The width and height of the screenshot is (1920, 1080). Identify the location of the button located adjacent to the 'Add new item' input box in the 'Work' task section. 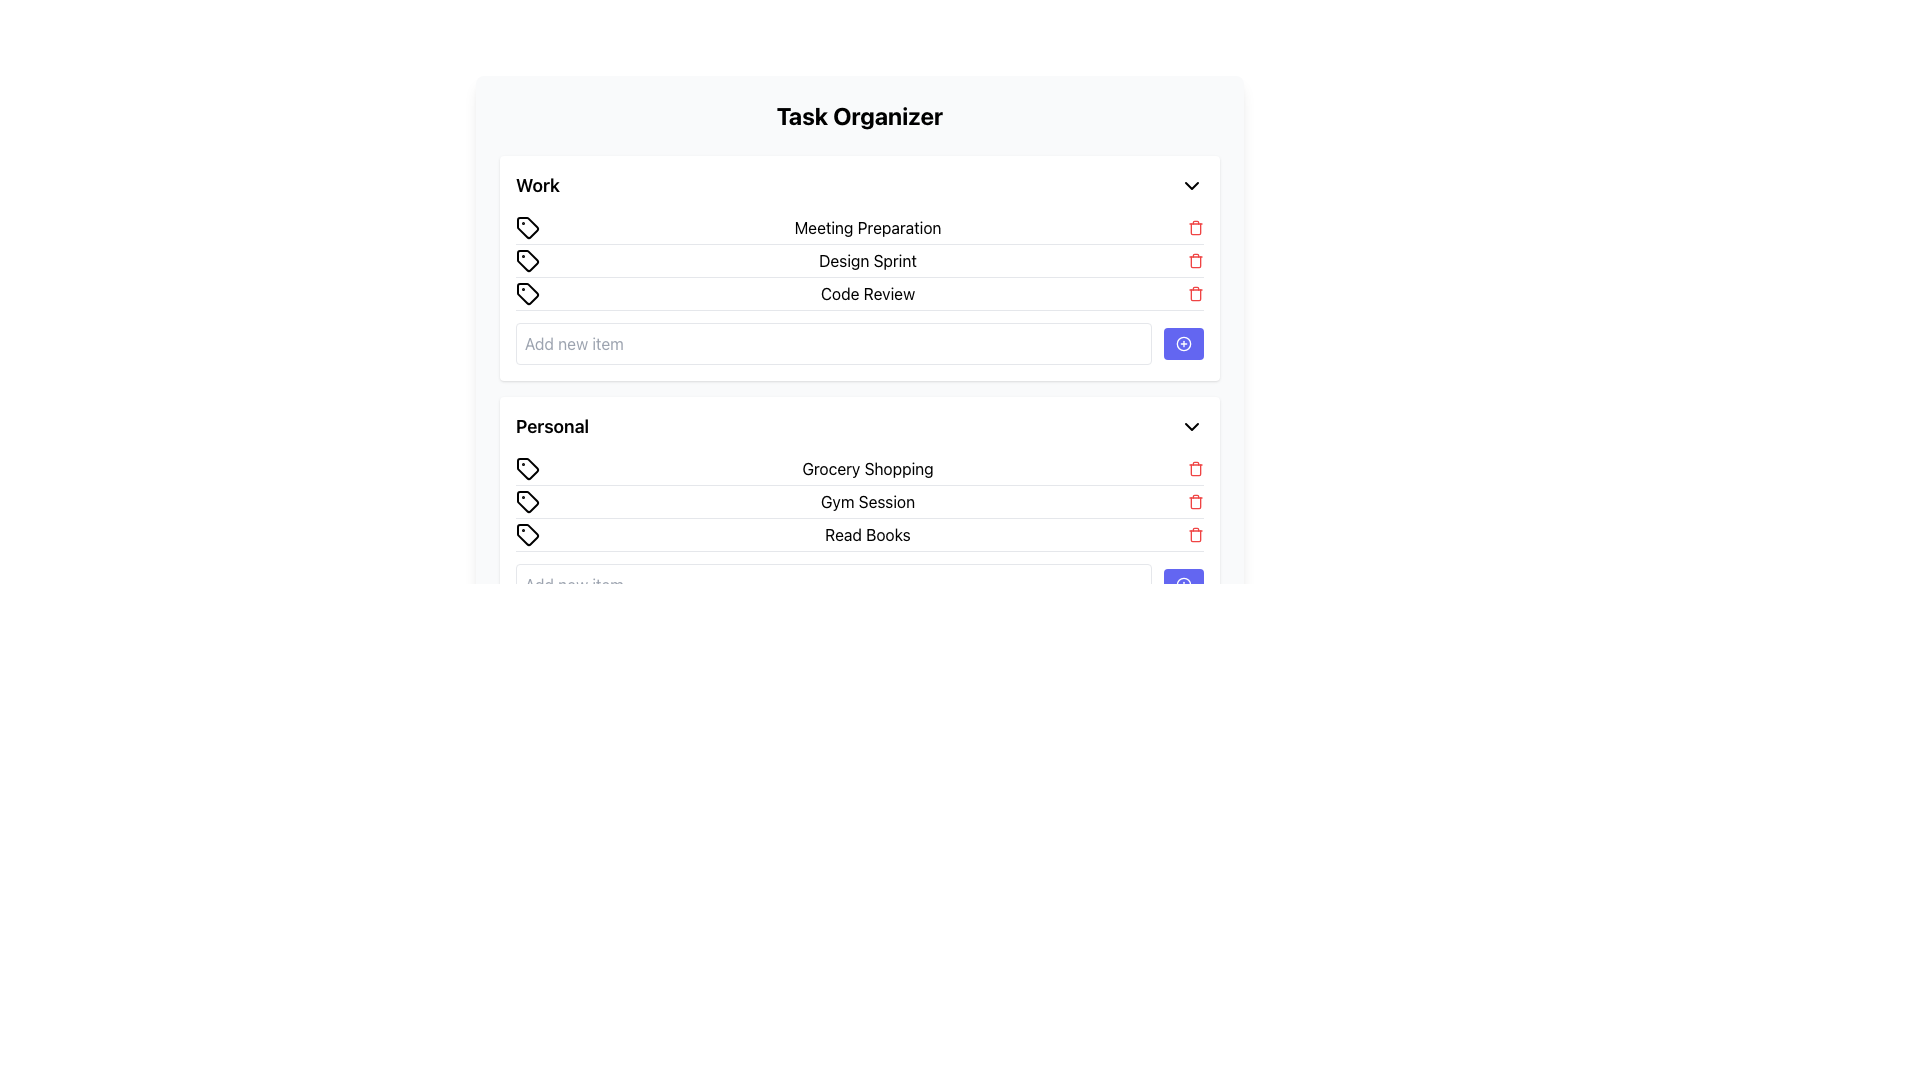
(1184, 342).